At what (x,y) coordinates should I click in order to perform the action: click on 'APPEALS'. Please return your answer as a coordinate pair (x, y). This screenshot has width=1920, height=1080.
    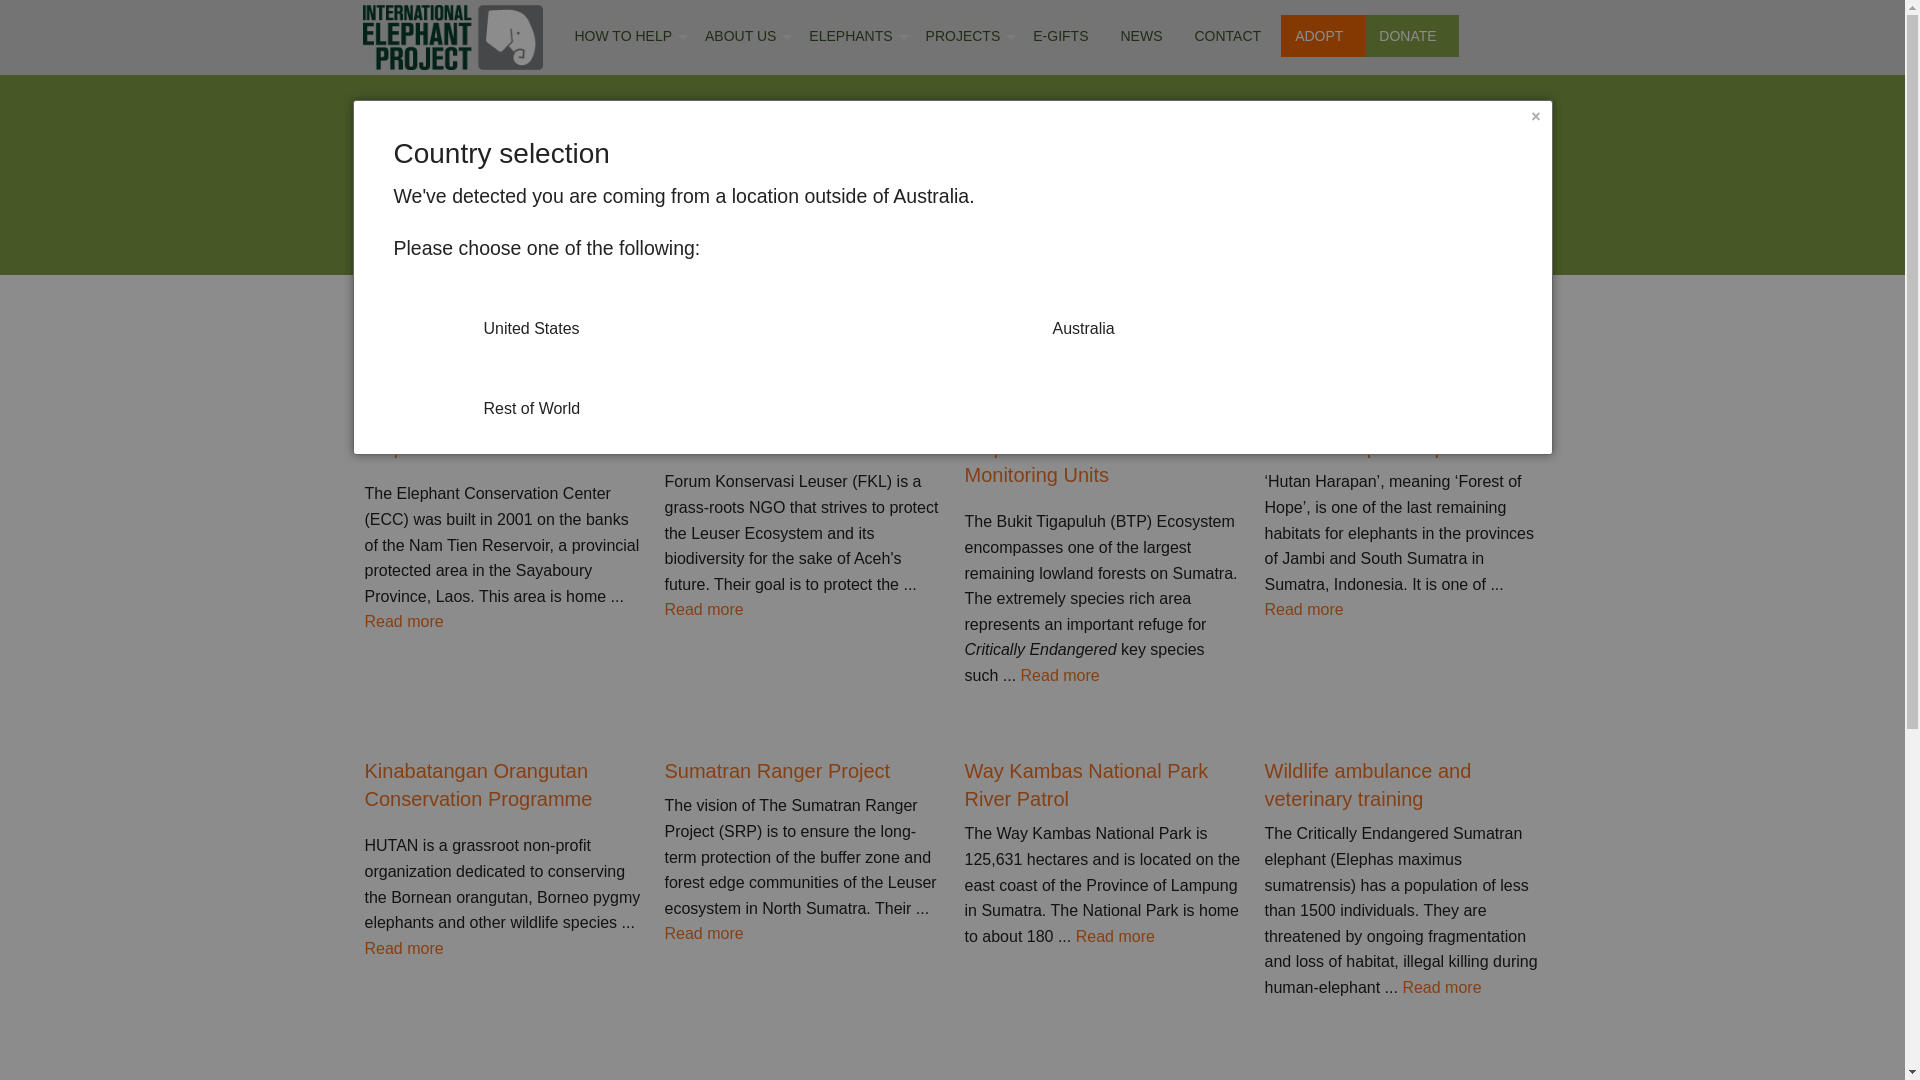
    Looking at the image, I should click on (620, 200).